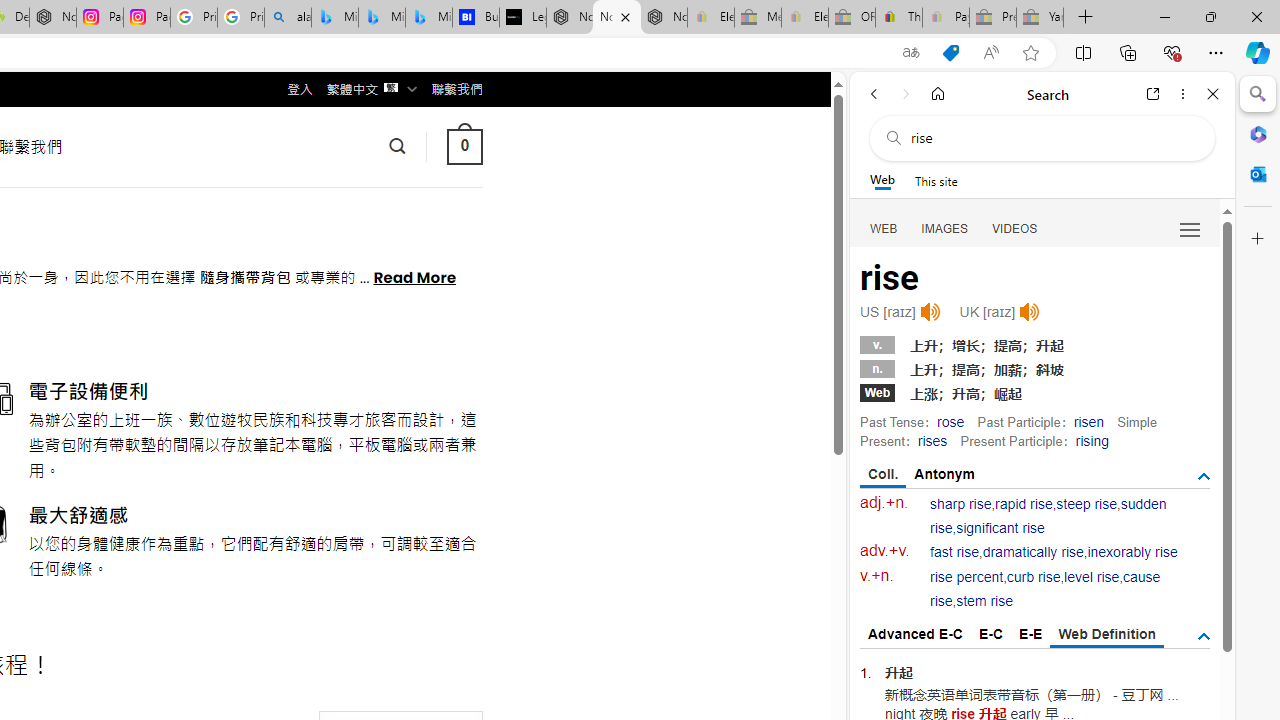 This screenshot has height=720, width=1280. Describe the element at coordinates (1202, 477) in the screenshot. I see `'AutomationID: tgsb'` at that location.